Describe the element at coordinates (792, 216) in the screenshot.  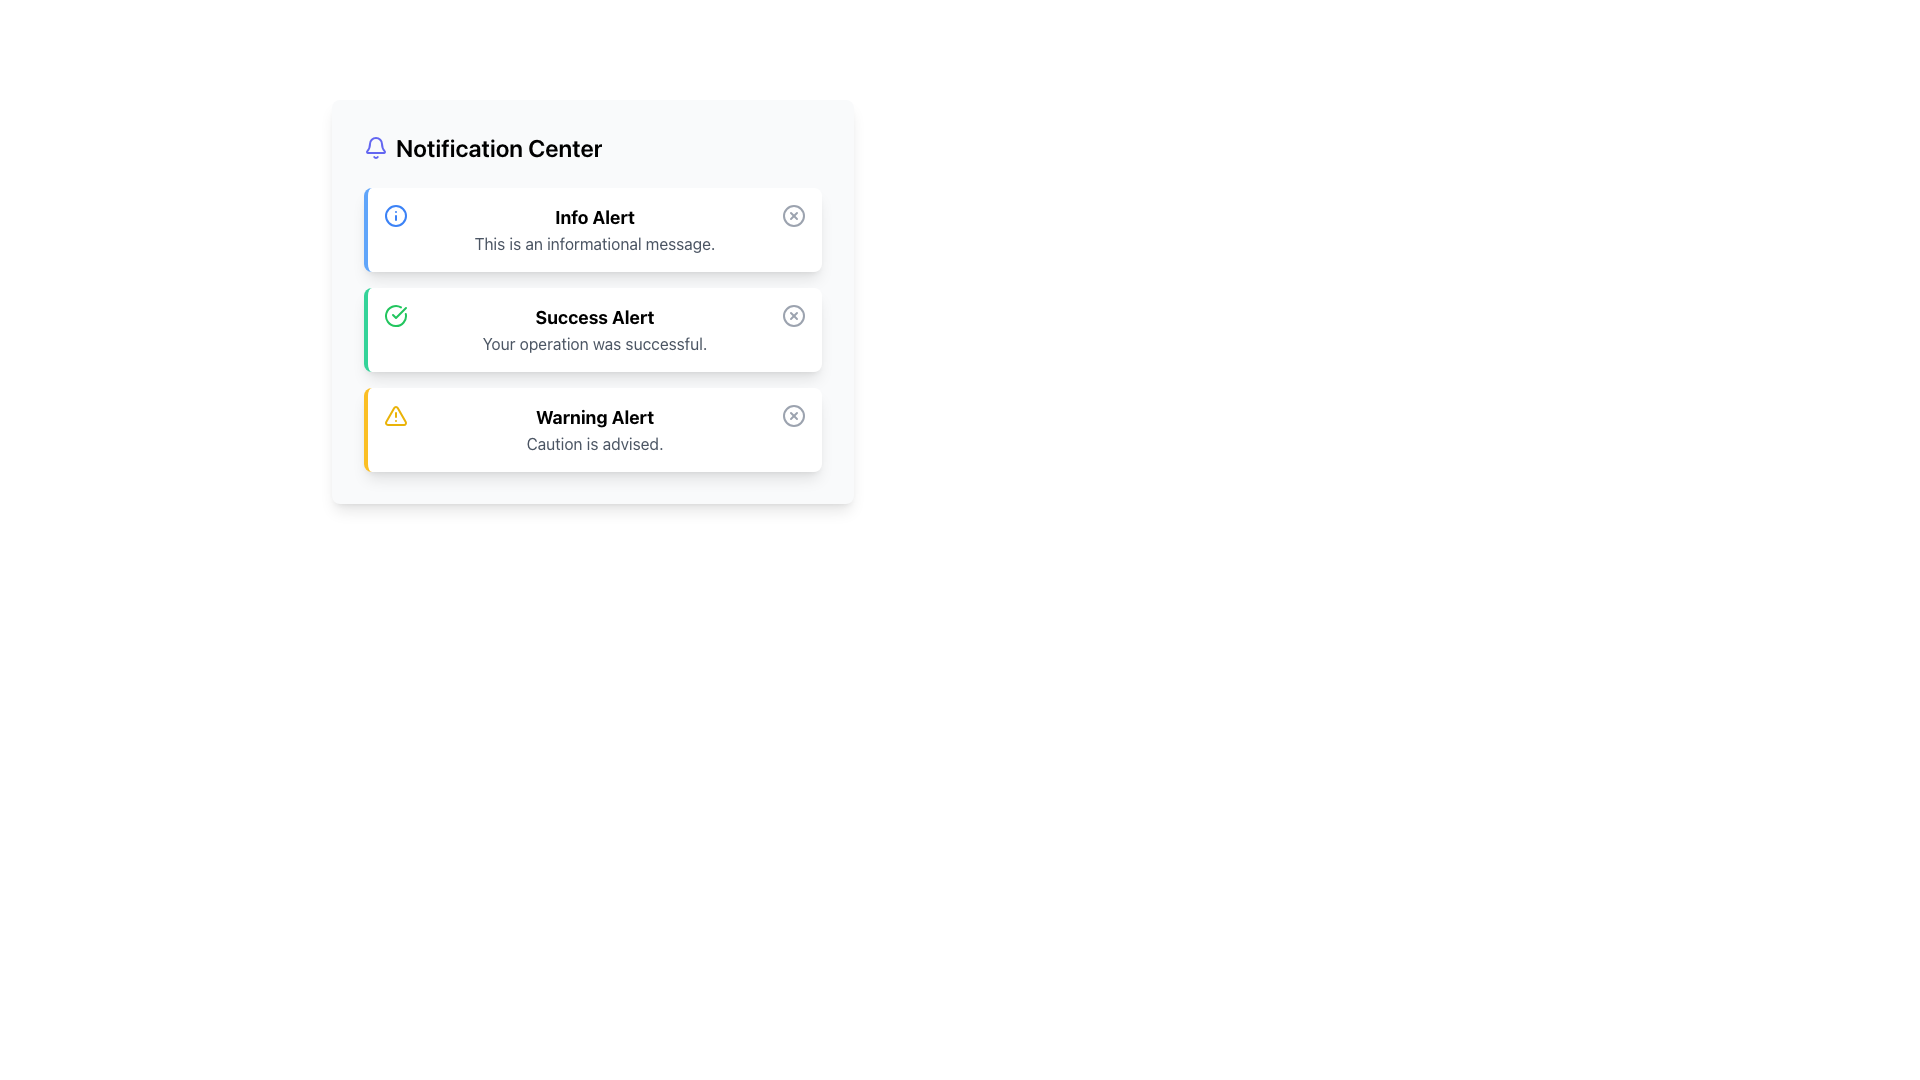
I see `the circular button with a gray border and 'X' icon in the top-right corner of the 'Info Alert' notification` at that location.